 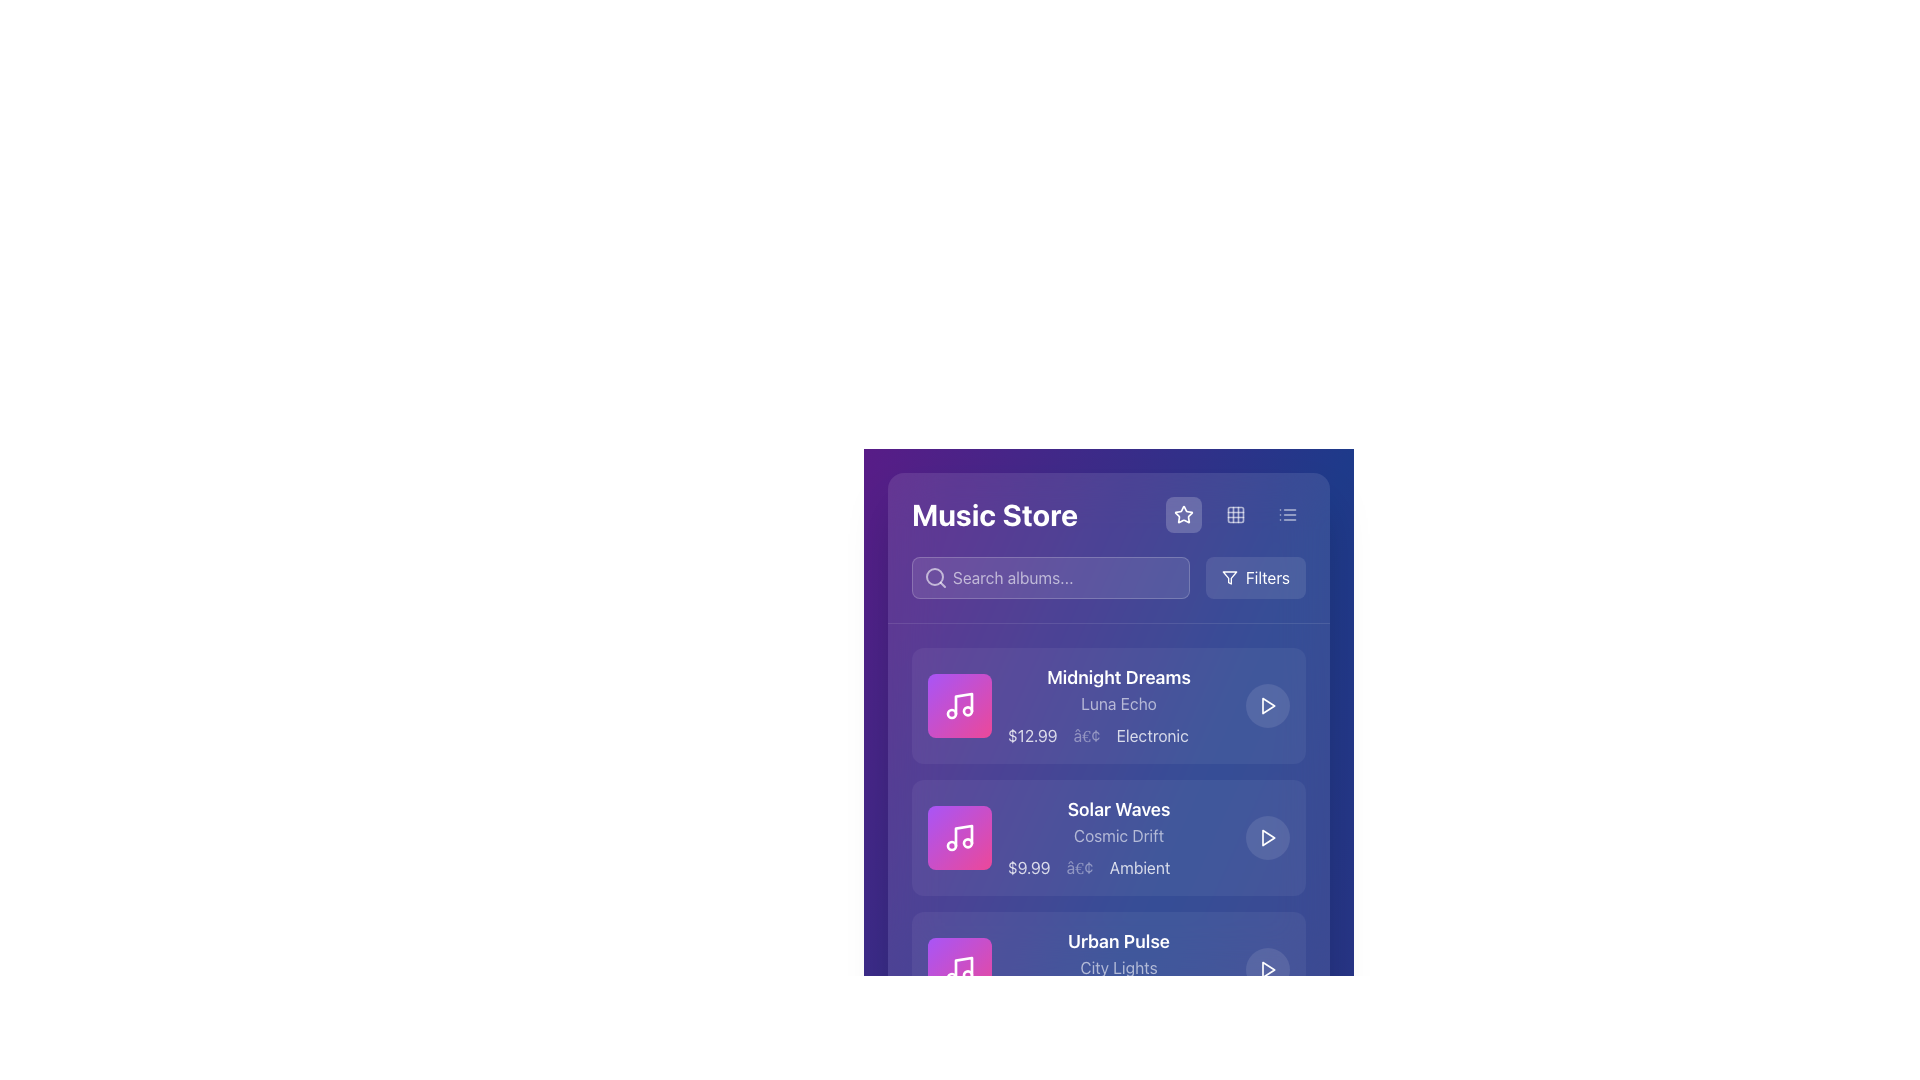 I want to click on the grid view icon button located in the top-right corner of the interface, so click(x=1235, y=514).